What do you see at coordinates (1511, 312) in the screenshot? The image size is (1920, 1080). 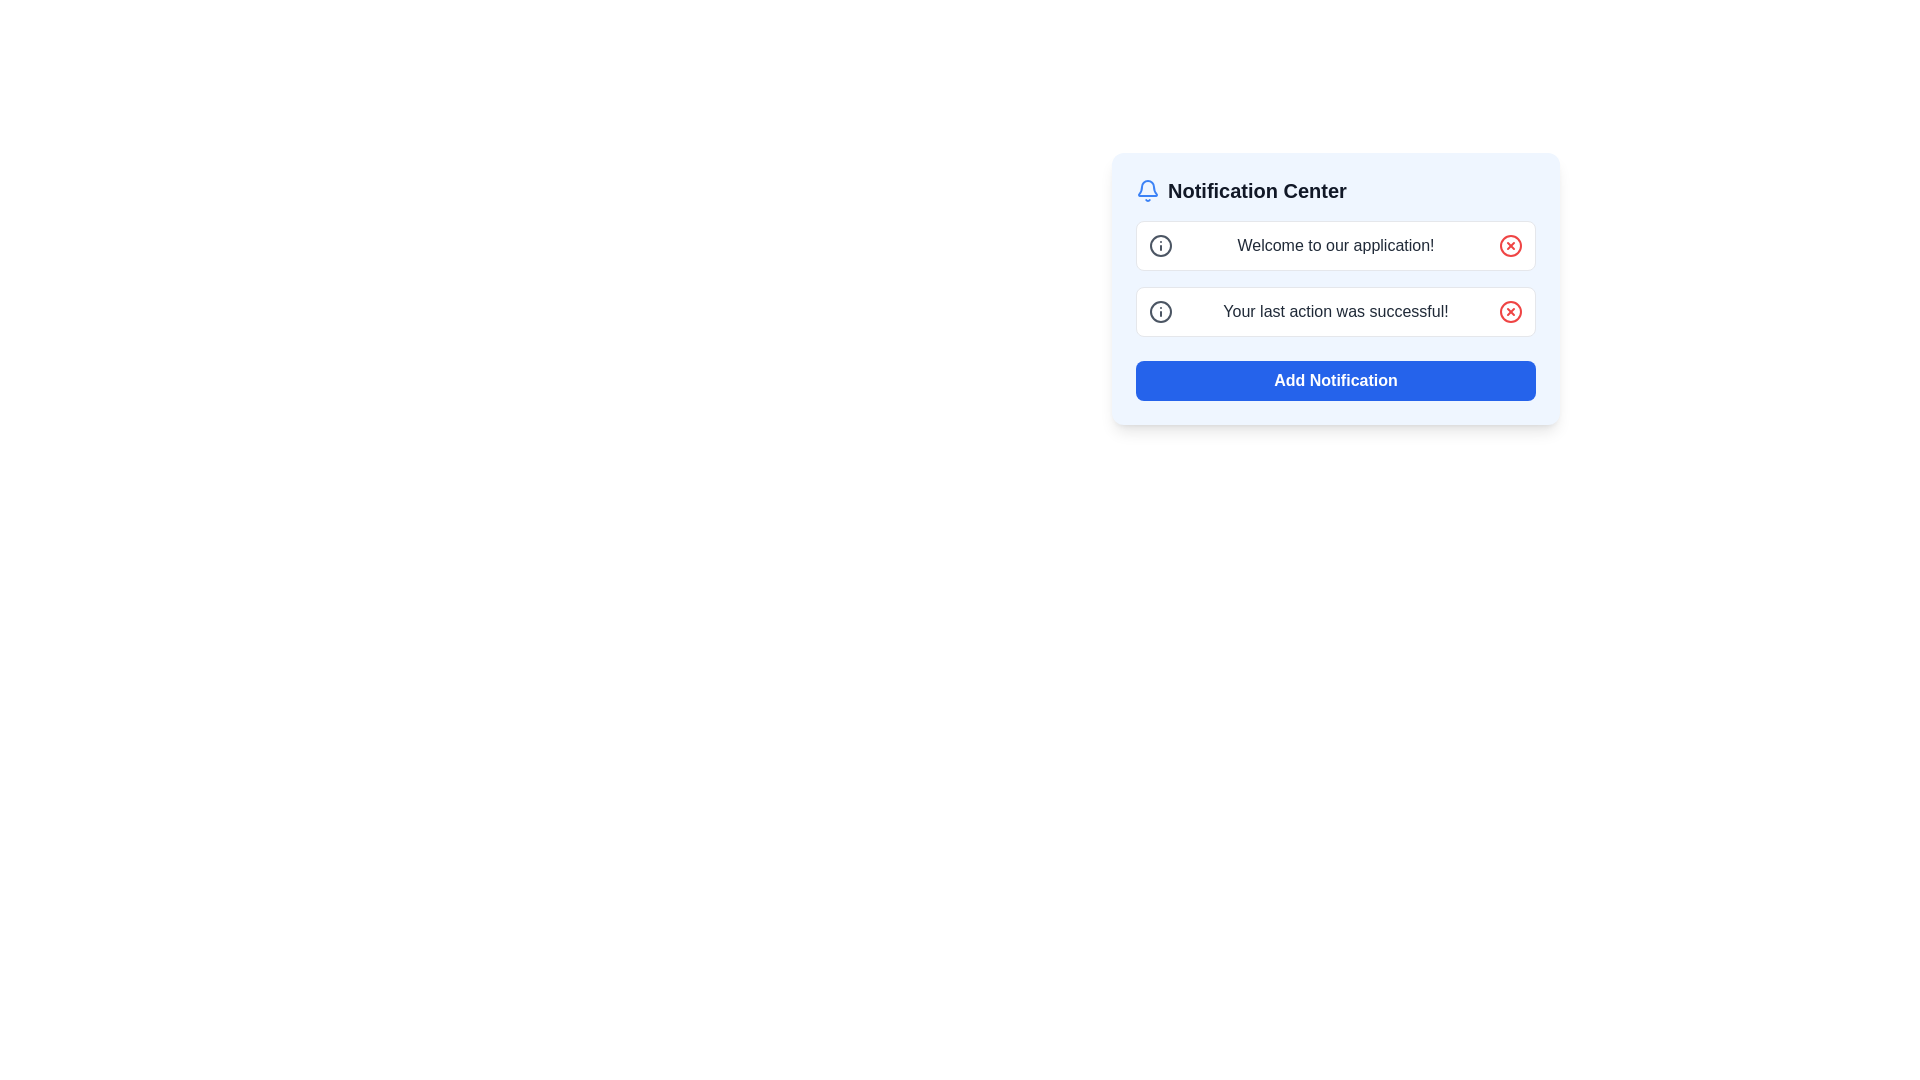 I see `the Icon button located to the far right of the second notification item in the notification list for keyboard interaction` at bounding box center [1511, 312].